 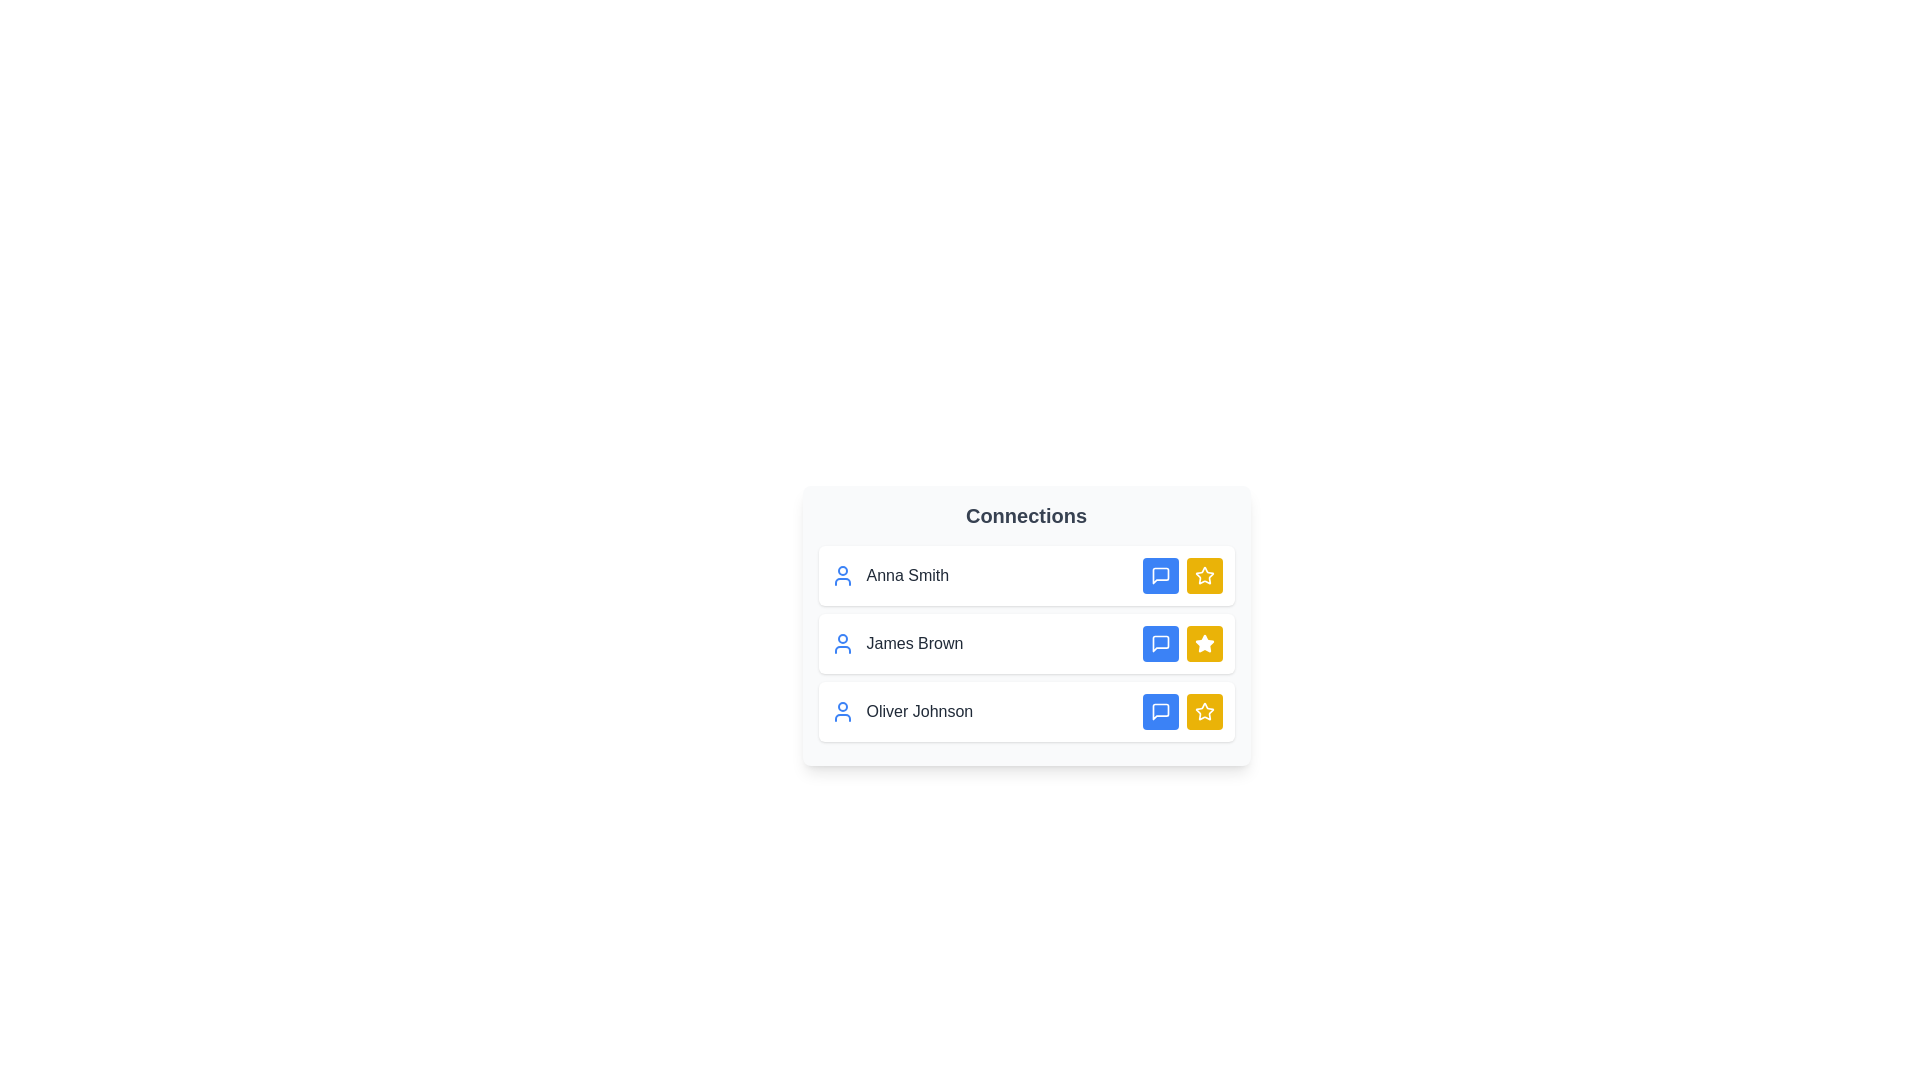 What do you see at coordinates (1203, 575) in the screenshot?
I see `favorite button for the connection Anna Smith to toggle its favorite status` at bounding box center [1203, 575].